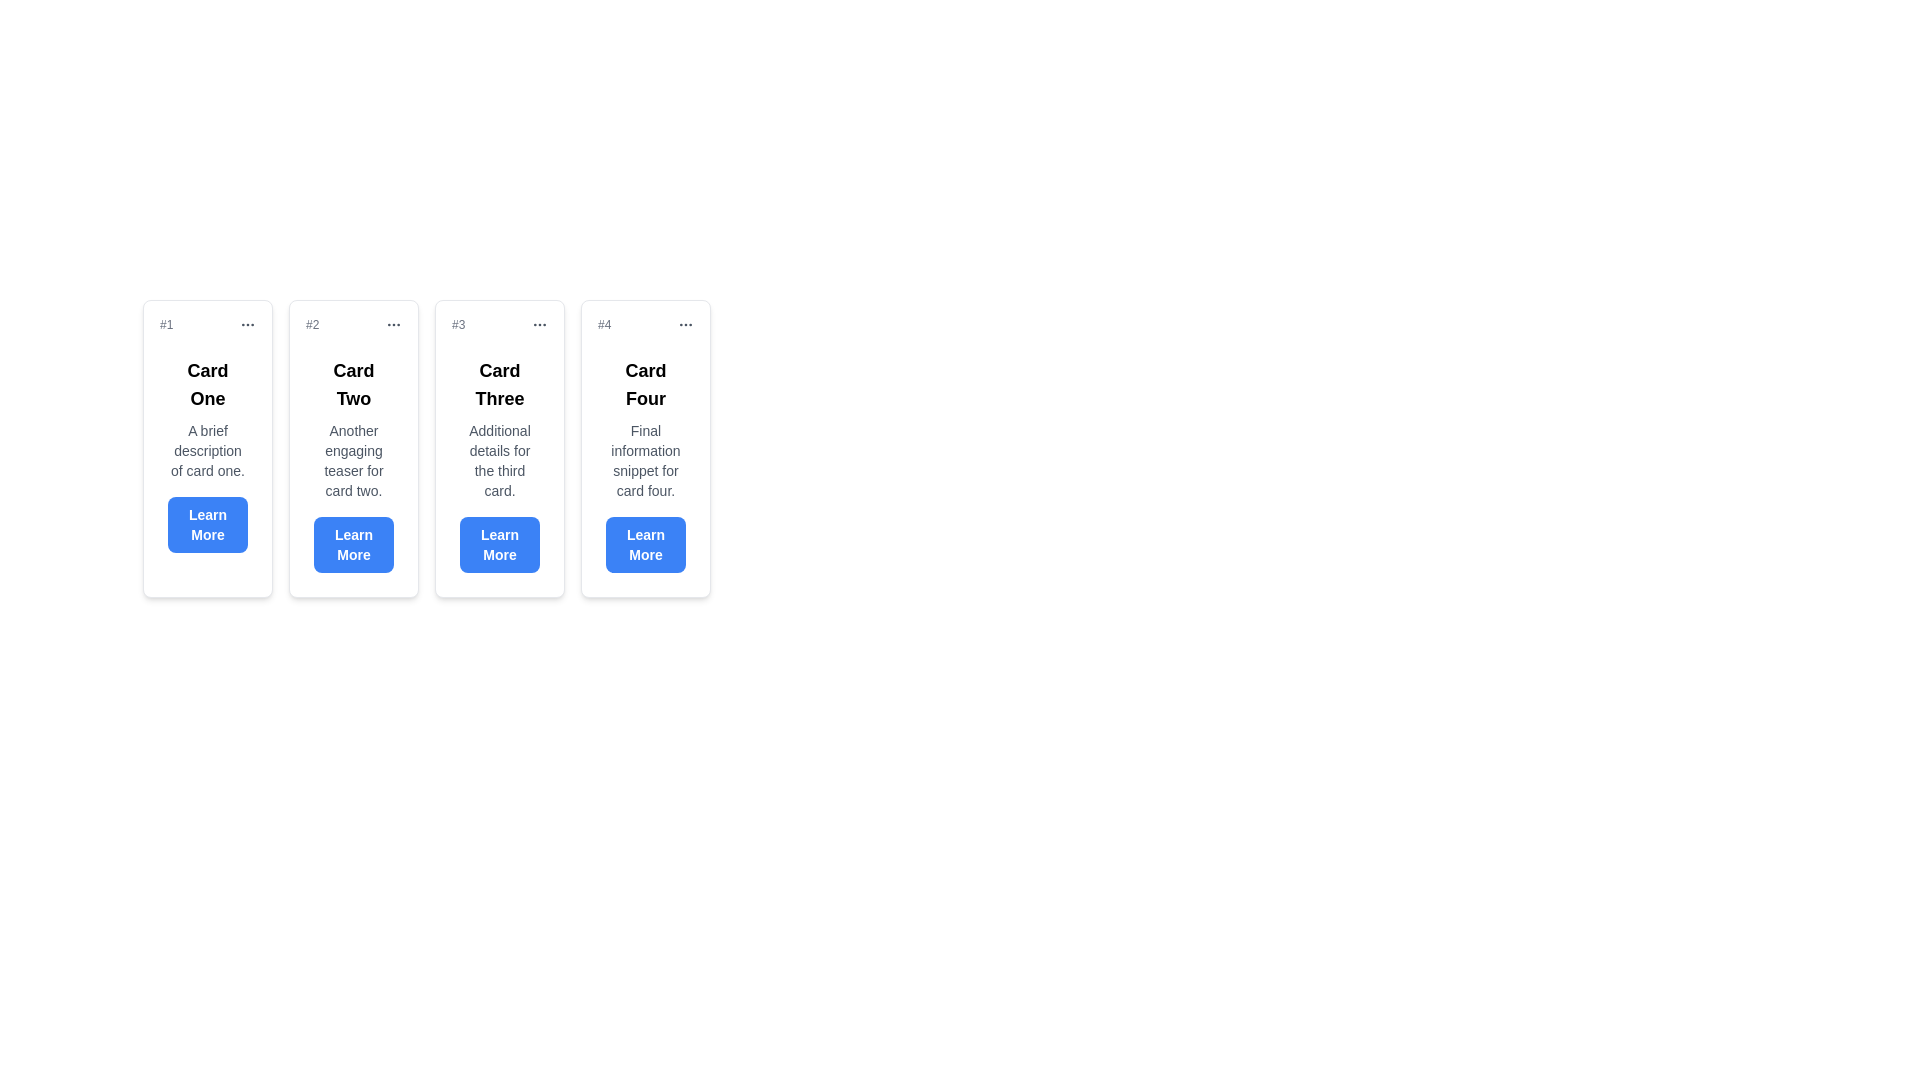  What do you see at coordinates (457, 323) in the screenshot?
I see `the text element in the top-left corner of 'Card Three'` at bounding box center [457, 323].